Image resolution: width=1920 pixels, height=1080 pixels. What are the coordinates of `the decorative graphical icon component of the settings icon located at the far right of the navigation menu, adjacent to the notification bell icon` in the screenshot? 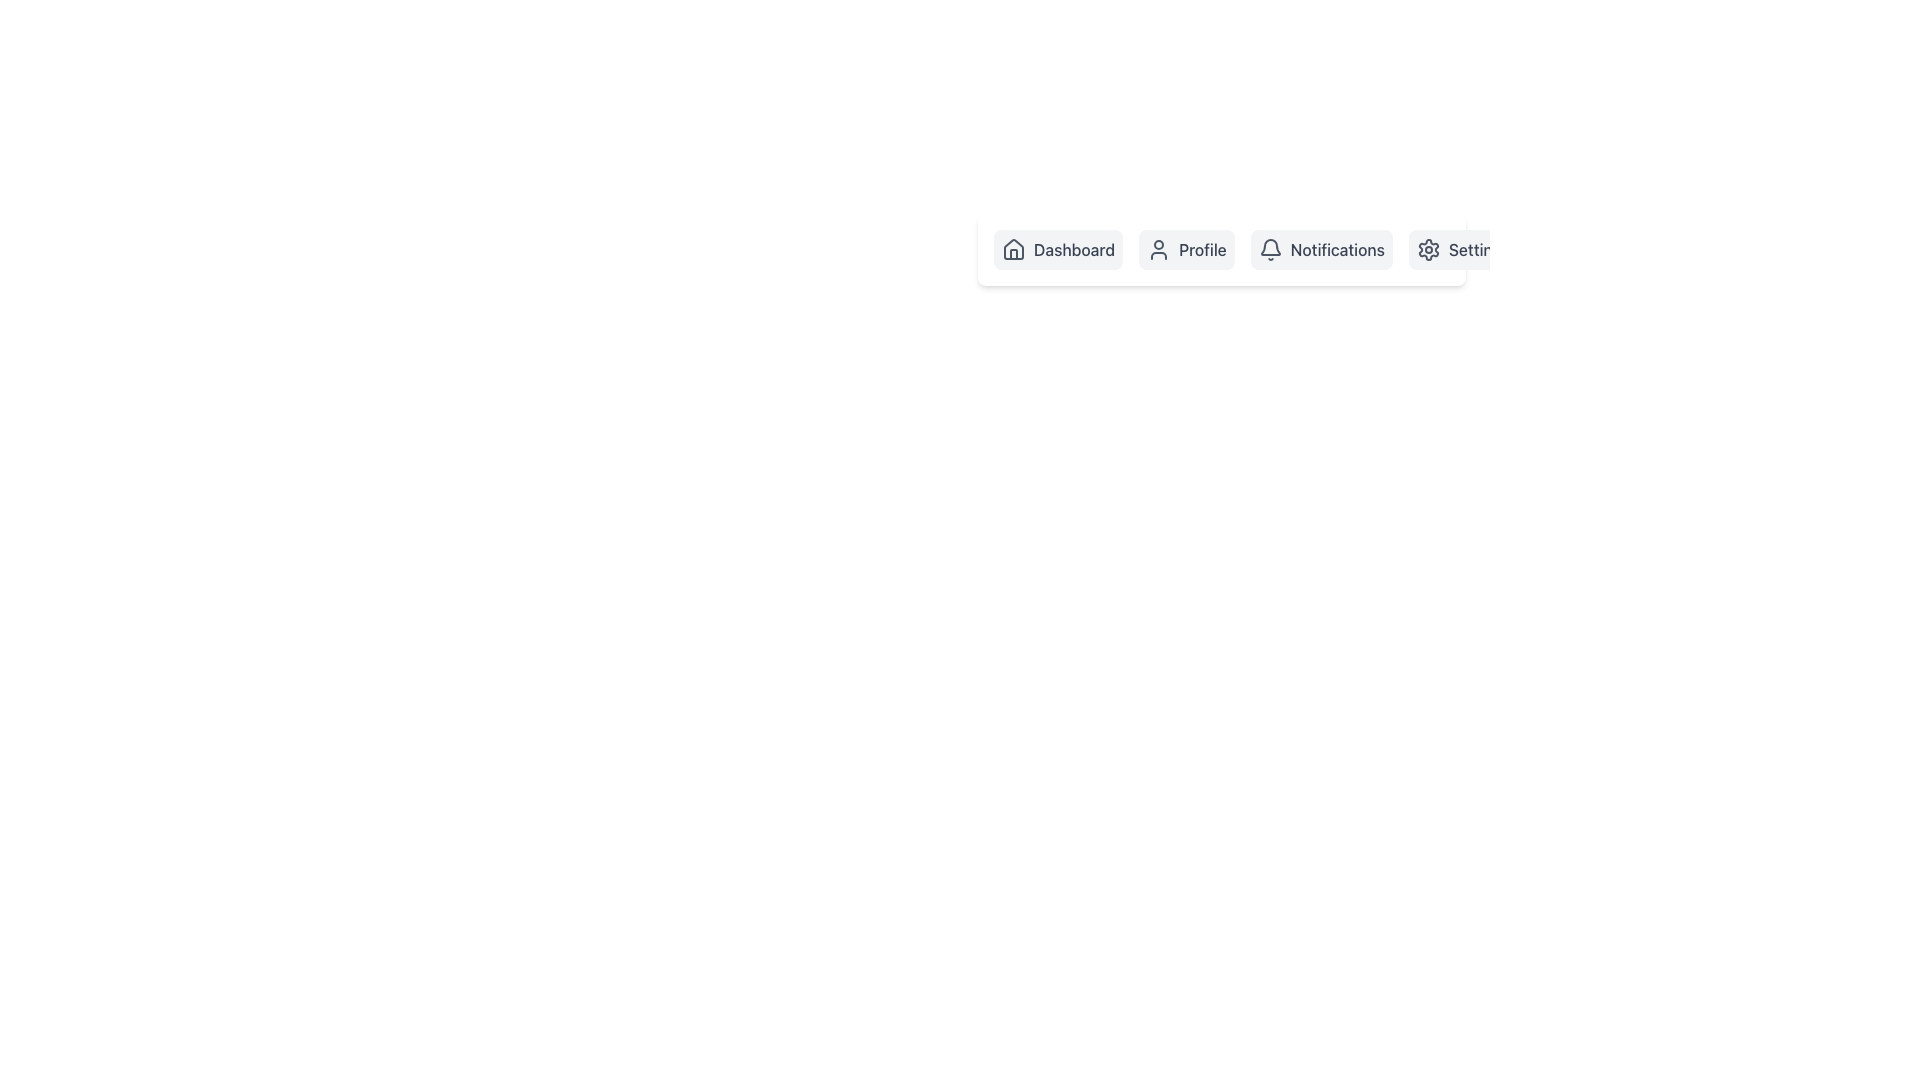 It's located at (1427, 249).